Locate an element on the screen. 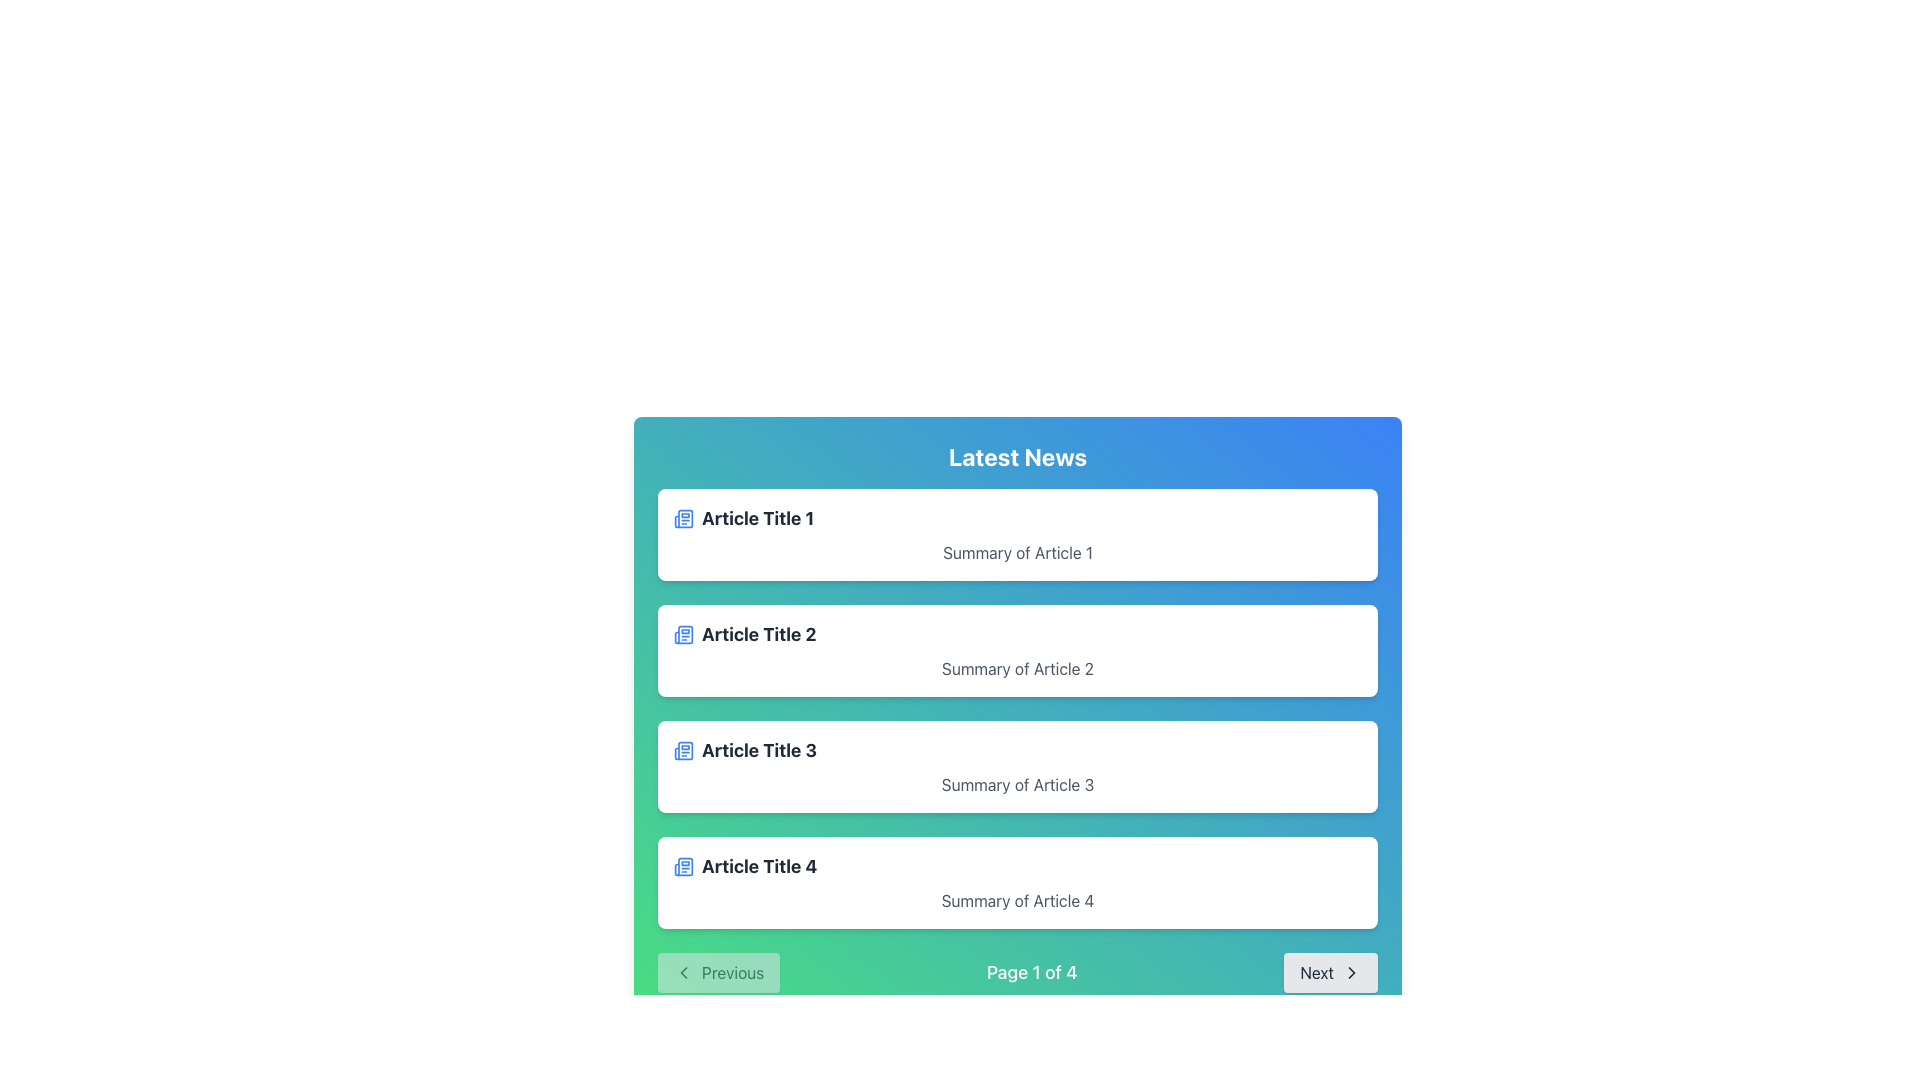 The image size is (1920, 1080). the text label representing the title of the article located in the fourth card of the vertical list of article cards is located at coordinates (758, 866).